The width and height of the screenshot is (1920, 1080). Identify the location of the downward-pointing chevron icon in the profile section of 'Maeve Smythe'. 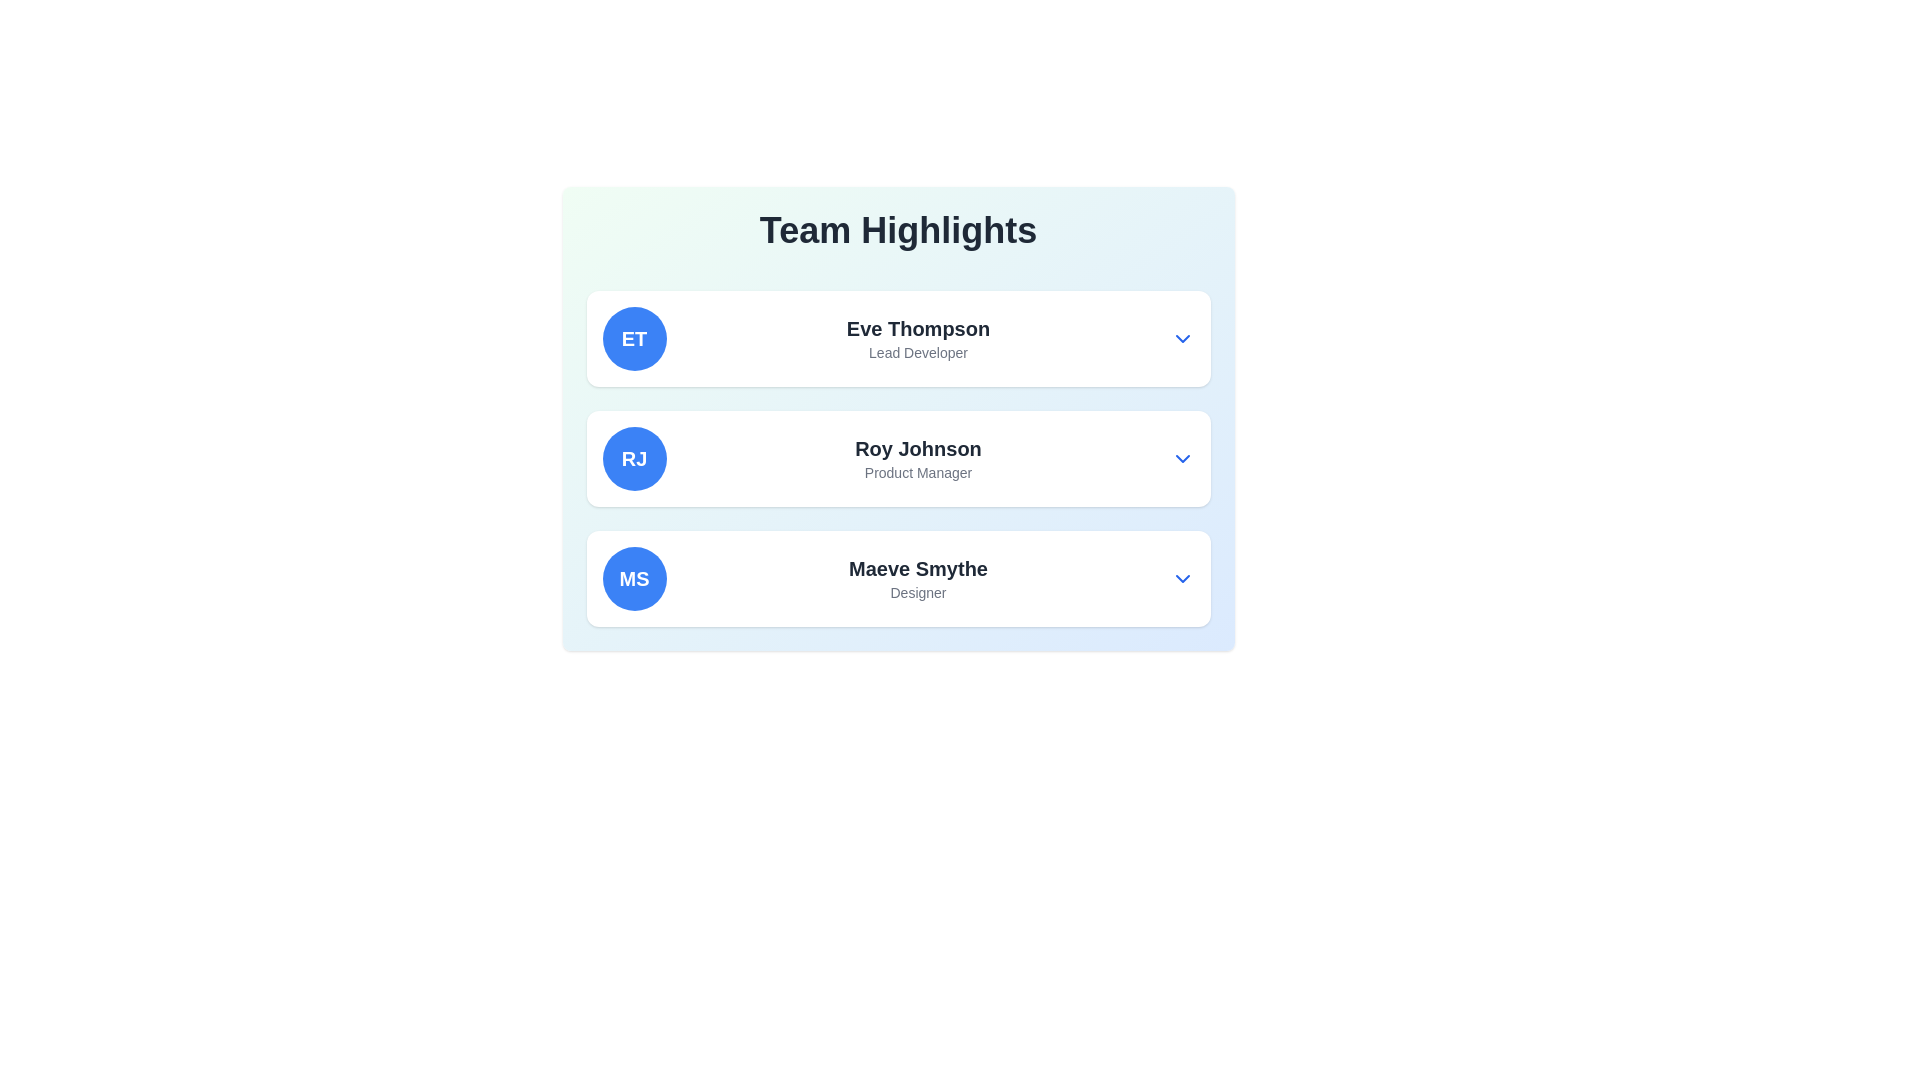
(1182, 578).